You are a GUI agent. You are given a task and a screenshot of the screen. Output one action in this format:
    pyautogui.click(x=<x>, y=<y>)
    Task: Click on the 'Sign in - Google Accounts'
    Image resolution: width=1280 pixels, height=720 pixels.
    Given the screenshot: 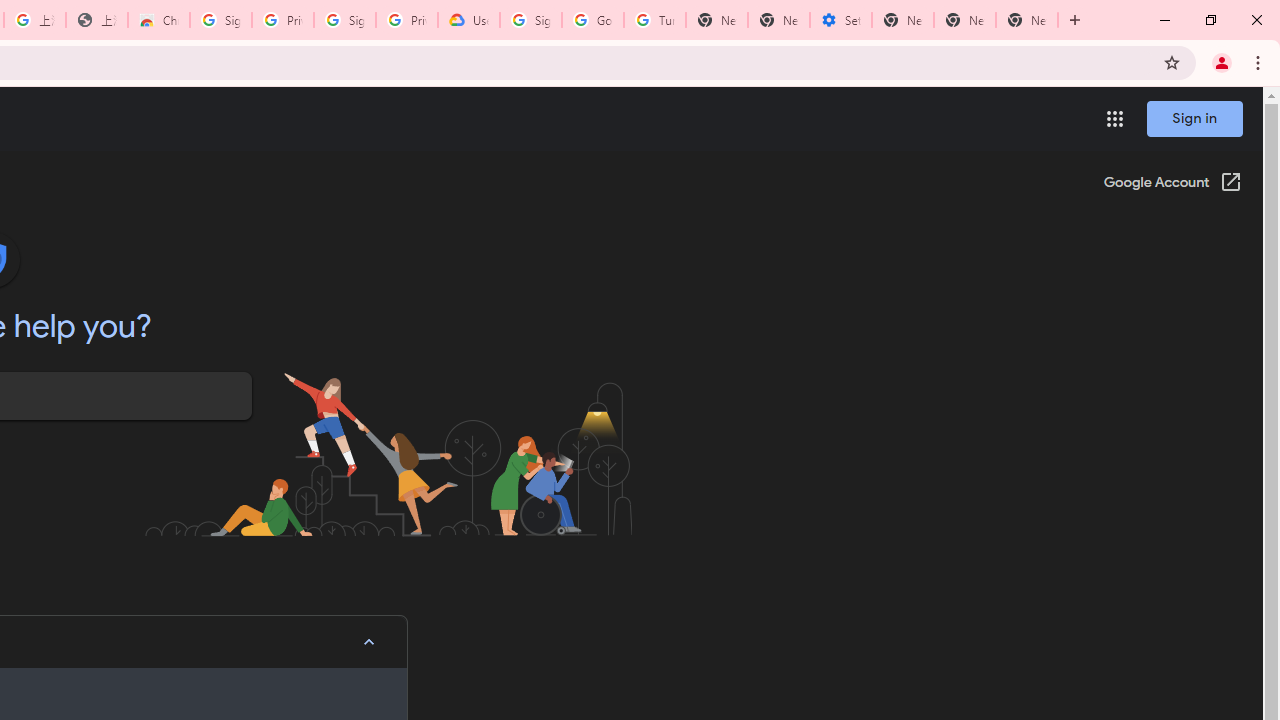 What is the action you would take?
    pyautogui.click(x=220, y=20)
    